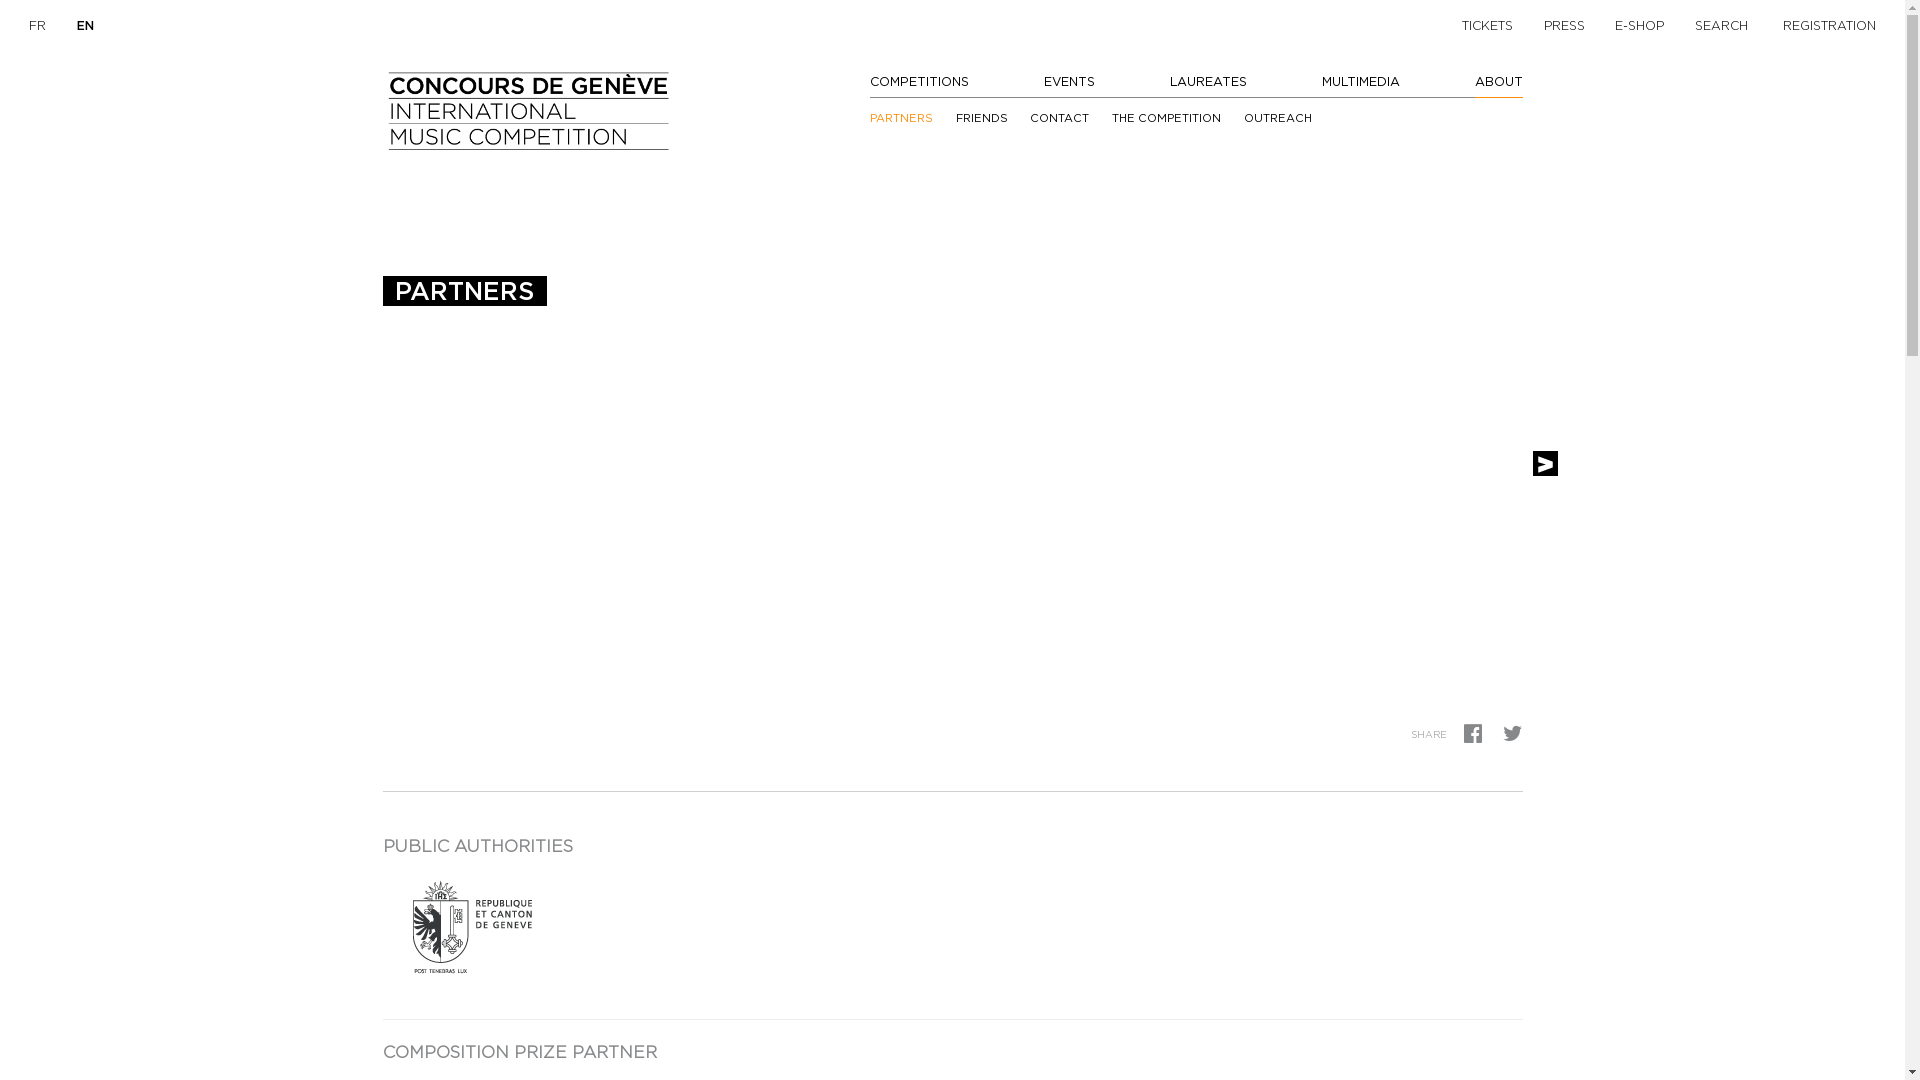 The height and width of the screenshot is (1080, 1920). Describe the element at coordinates (982, 118) in the screenshot. I see `'FRIENDS'` at that location.